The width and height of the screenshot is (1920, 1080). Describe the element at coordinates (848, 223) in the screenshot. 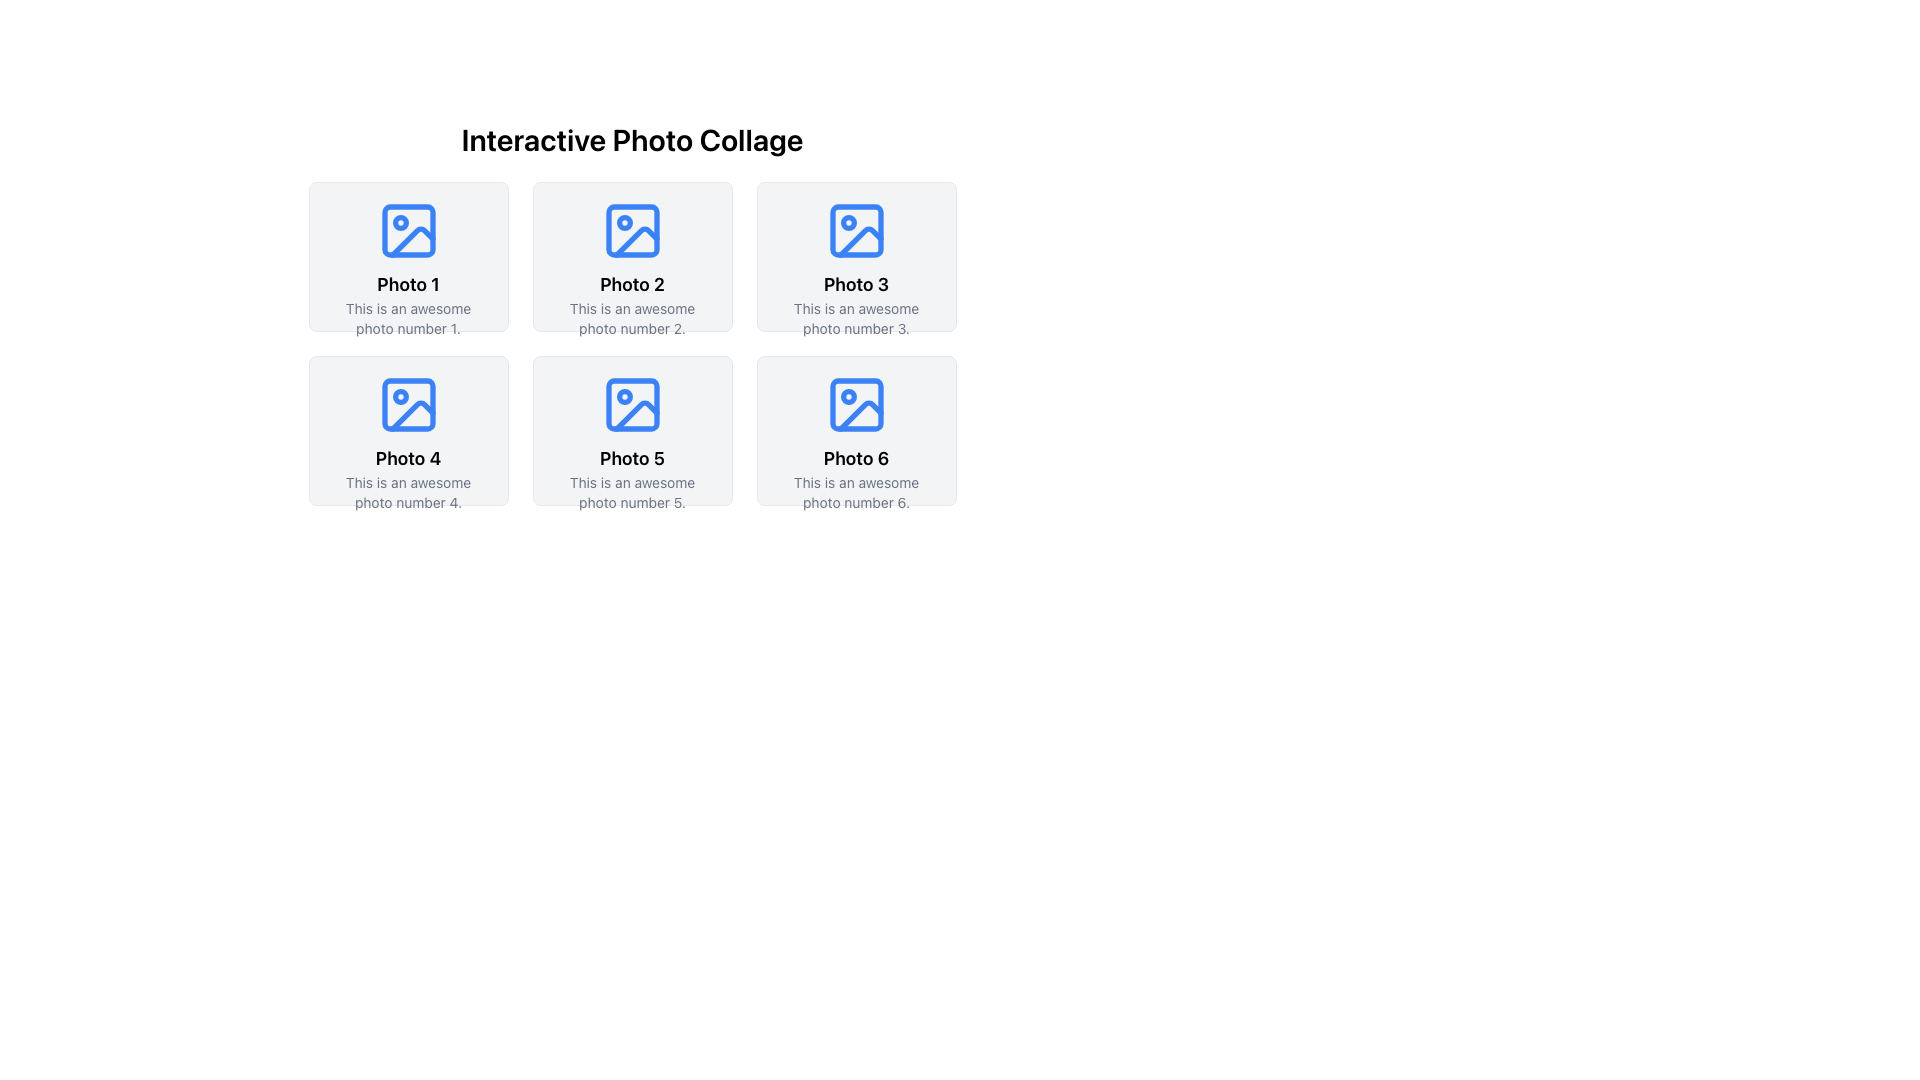

I see `the decorative circle element inside the 'Photo 3' icon in the 'Interactive Photo Collage' section` at that location.